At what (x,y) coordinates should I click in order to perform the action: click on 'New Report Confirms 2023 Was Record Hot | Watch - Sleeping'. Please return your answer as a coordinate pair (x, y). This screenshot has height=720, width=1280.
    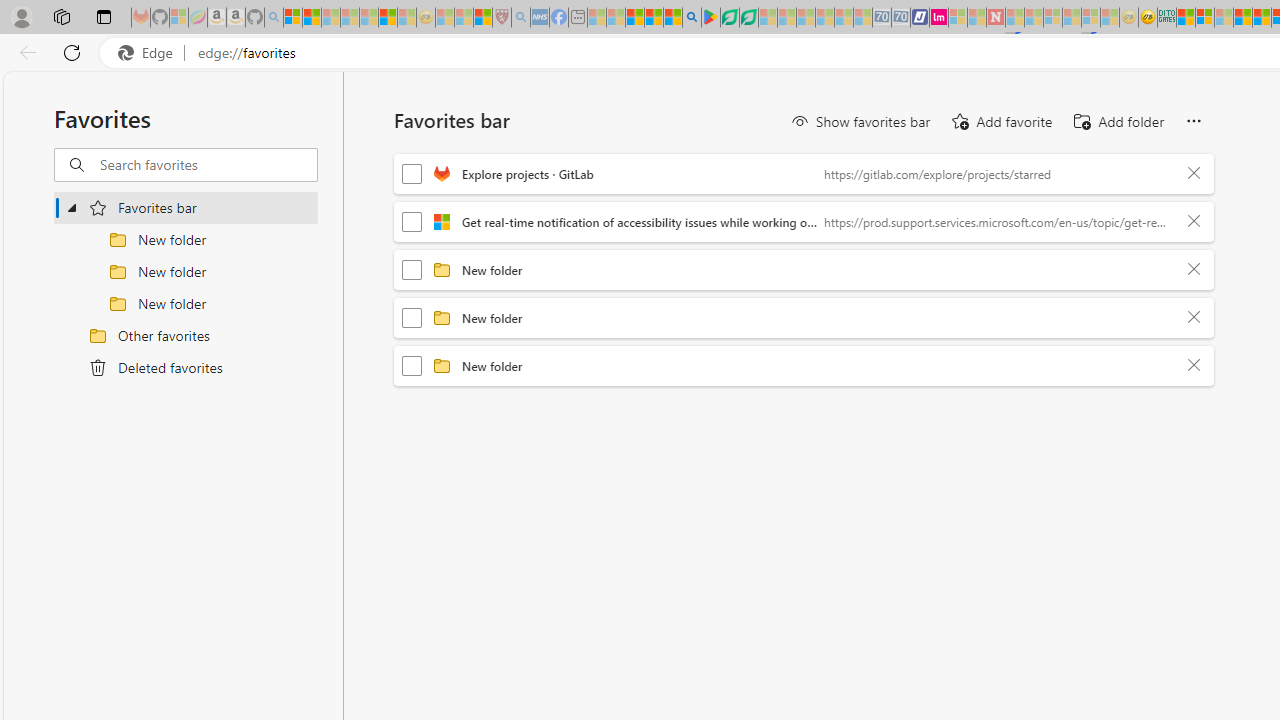
    Looking at the image, I should click on (368, 17).